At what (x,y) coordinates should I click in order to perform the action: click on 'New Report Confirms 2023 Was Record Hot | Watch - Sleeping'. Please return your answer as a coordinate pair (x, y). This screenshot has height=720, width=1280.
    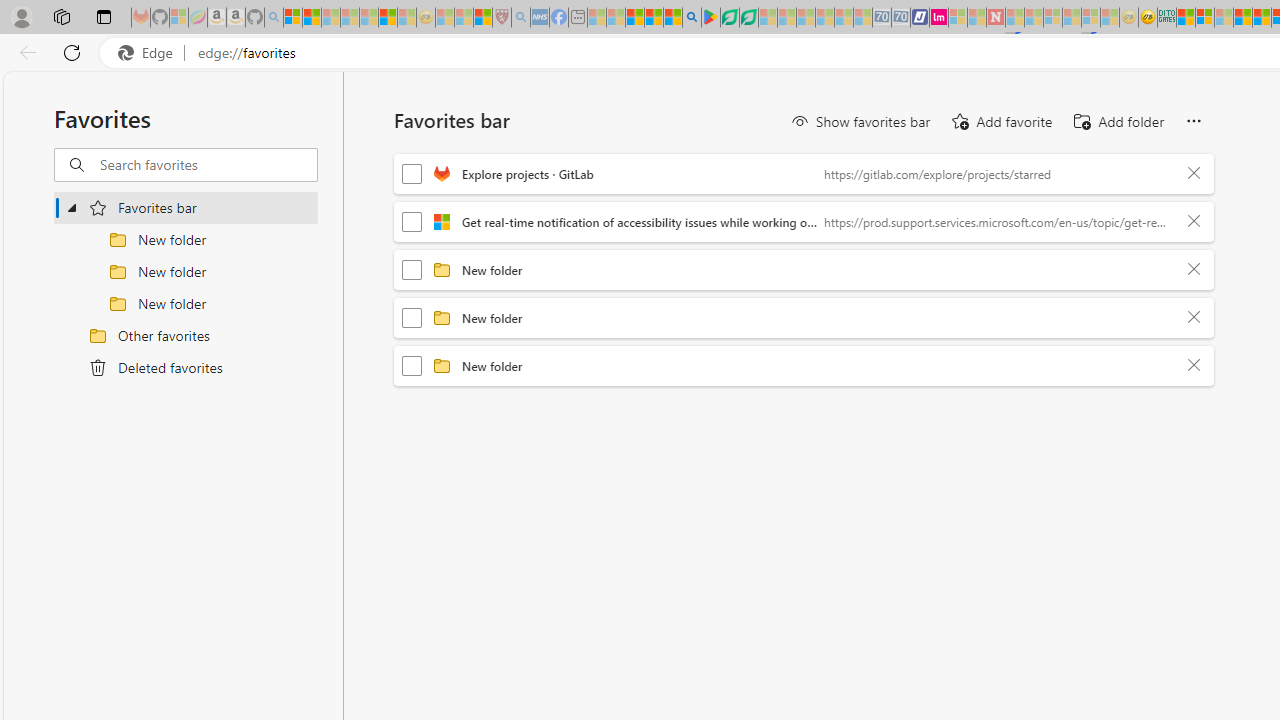
    Looking at the image, I should click on (368, 17).